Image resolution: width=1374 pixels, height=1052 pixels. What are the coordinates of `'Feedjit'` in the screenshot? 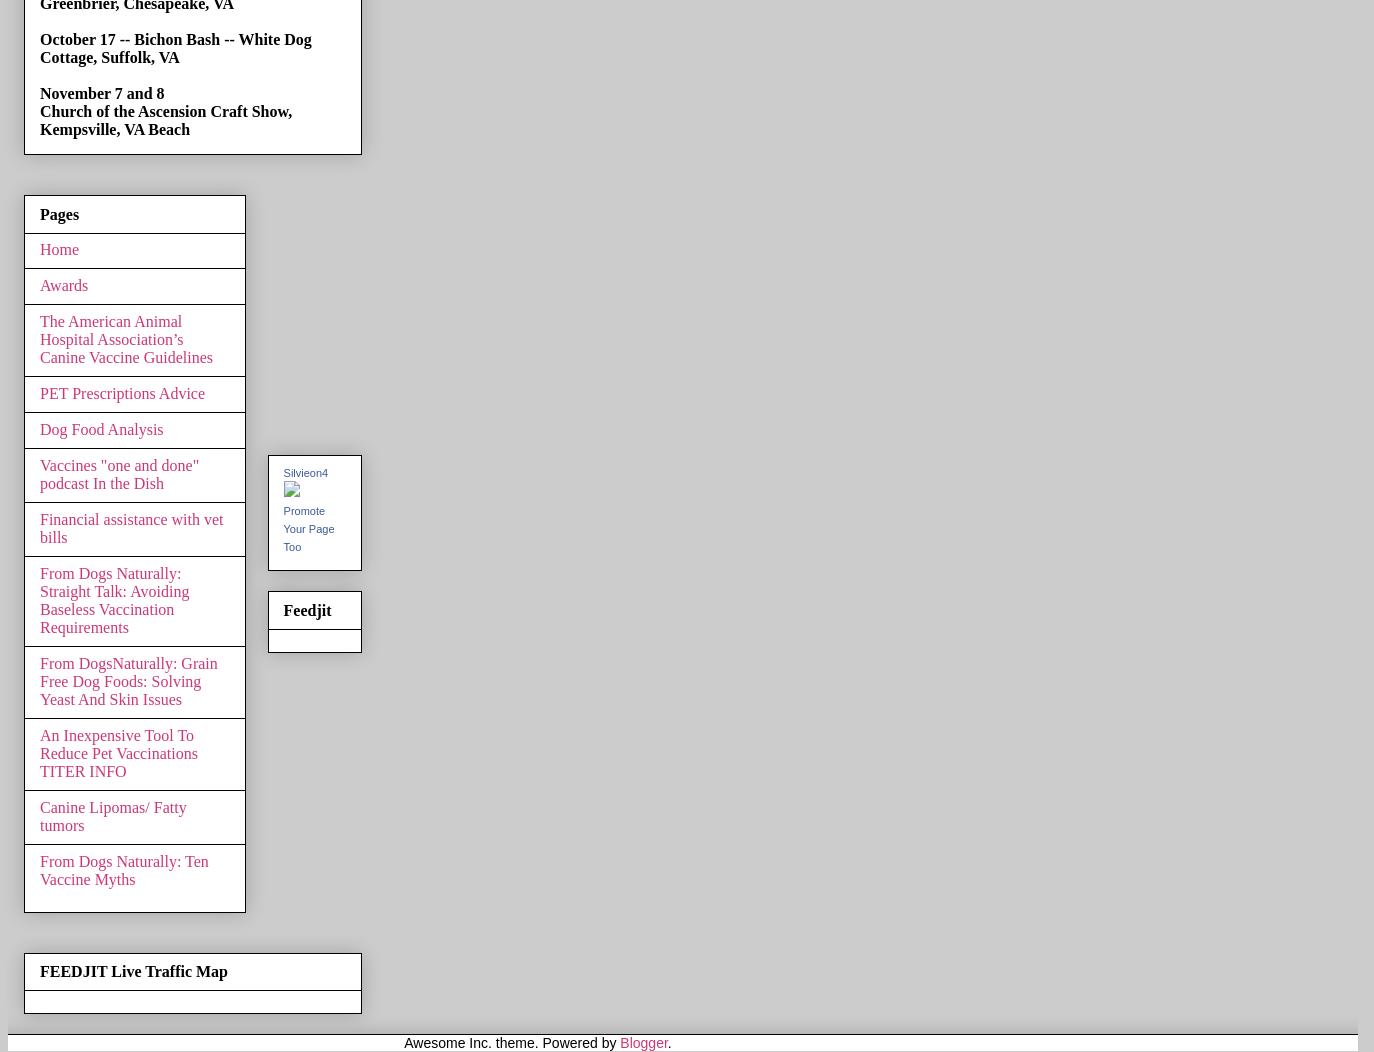 It's located at (305, 608).